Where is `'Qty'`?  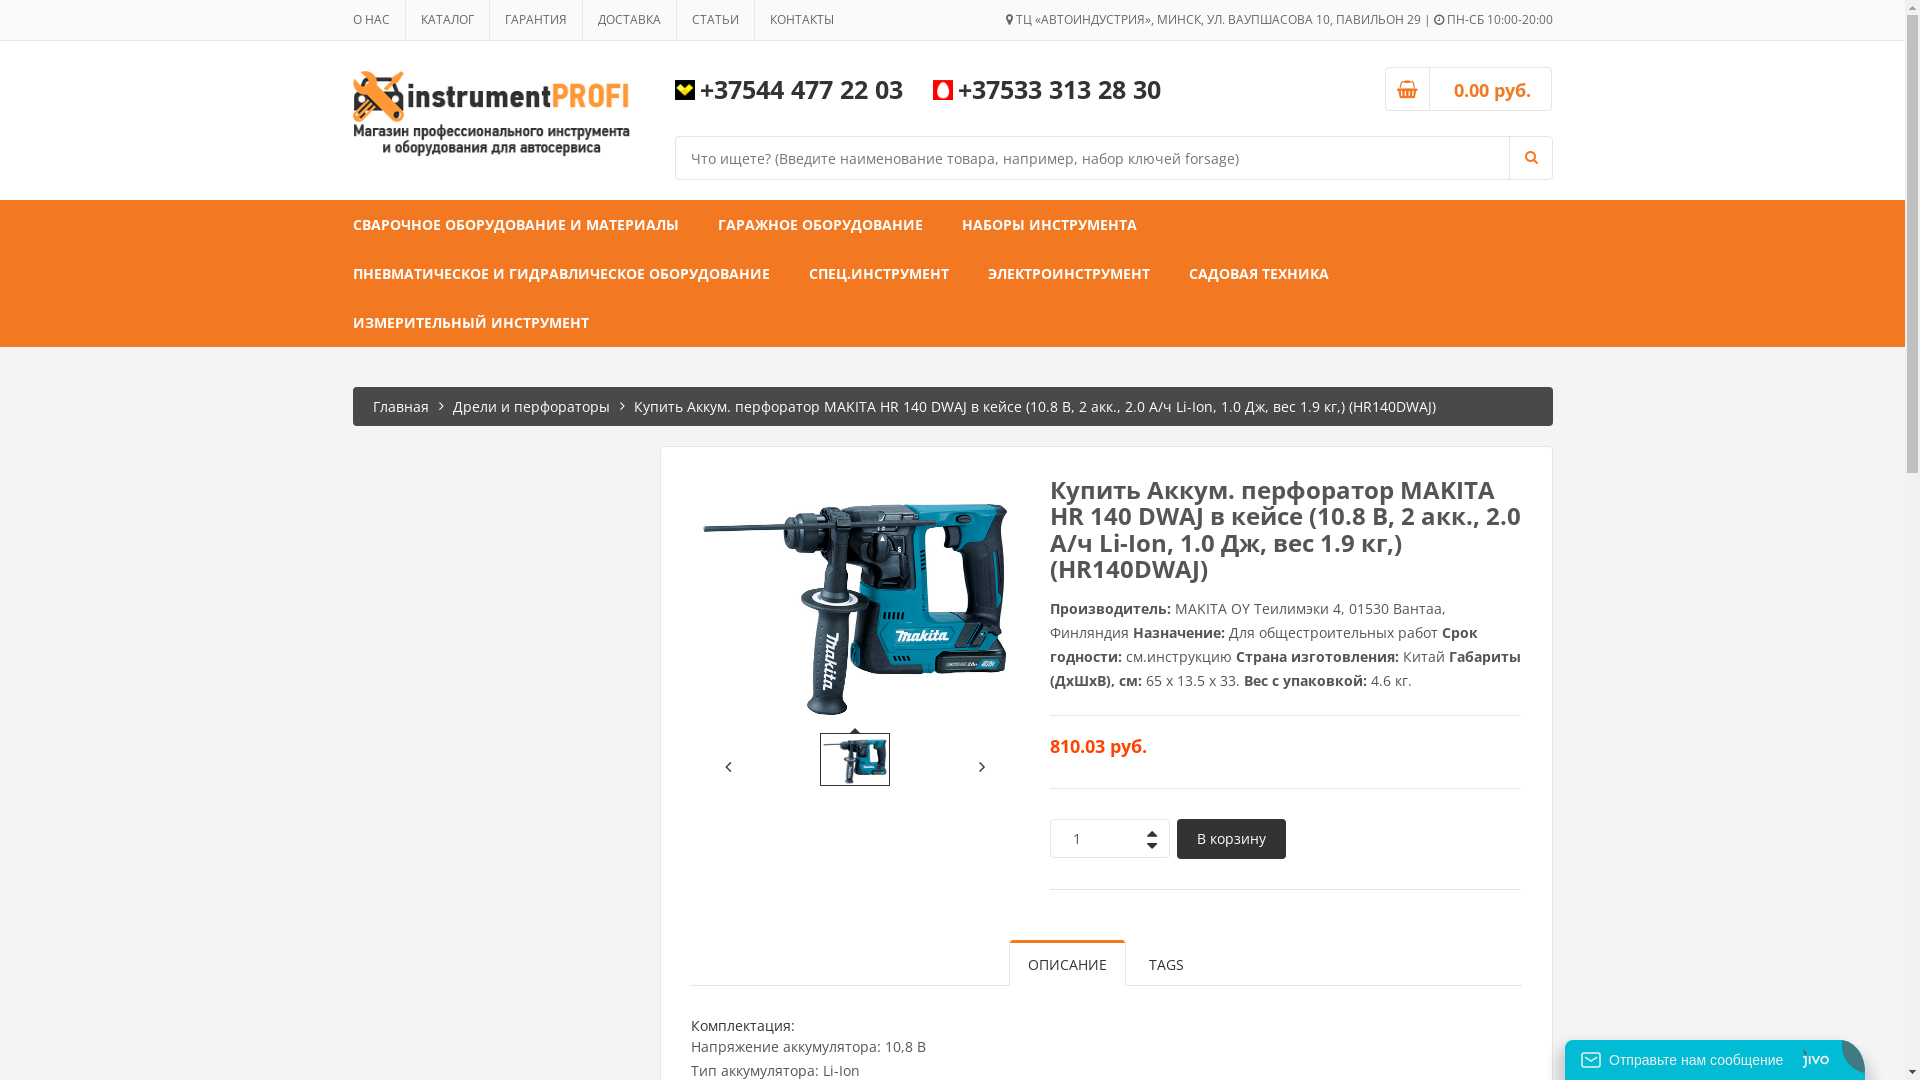
'Qty' is located at coordinates (1069, 837).